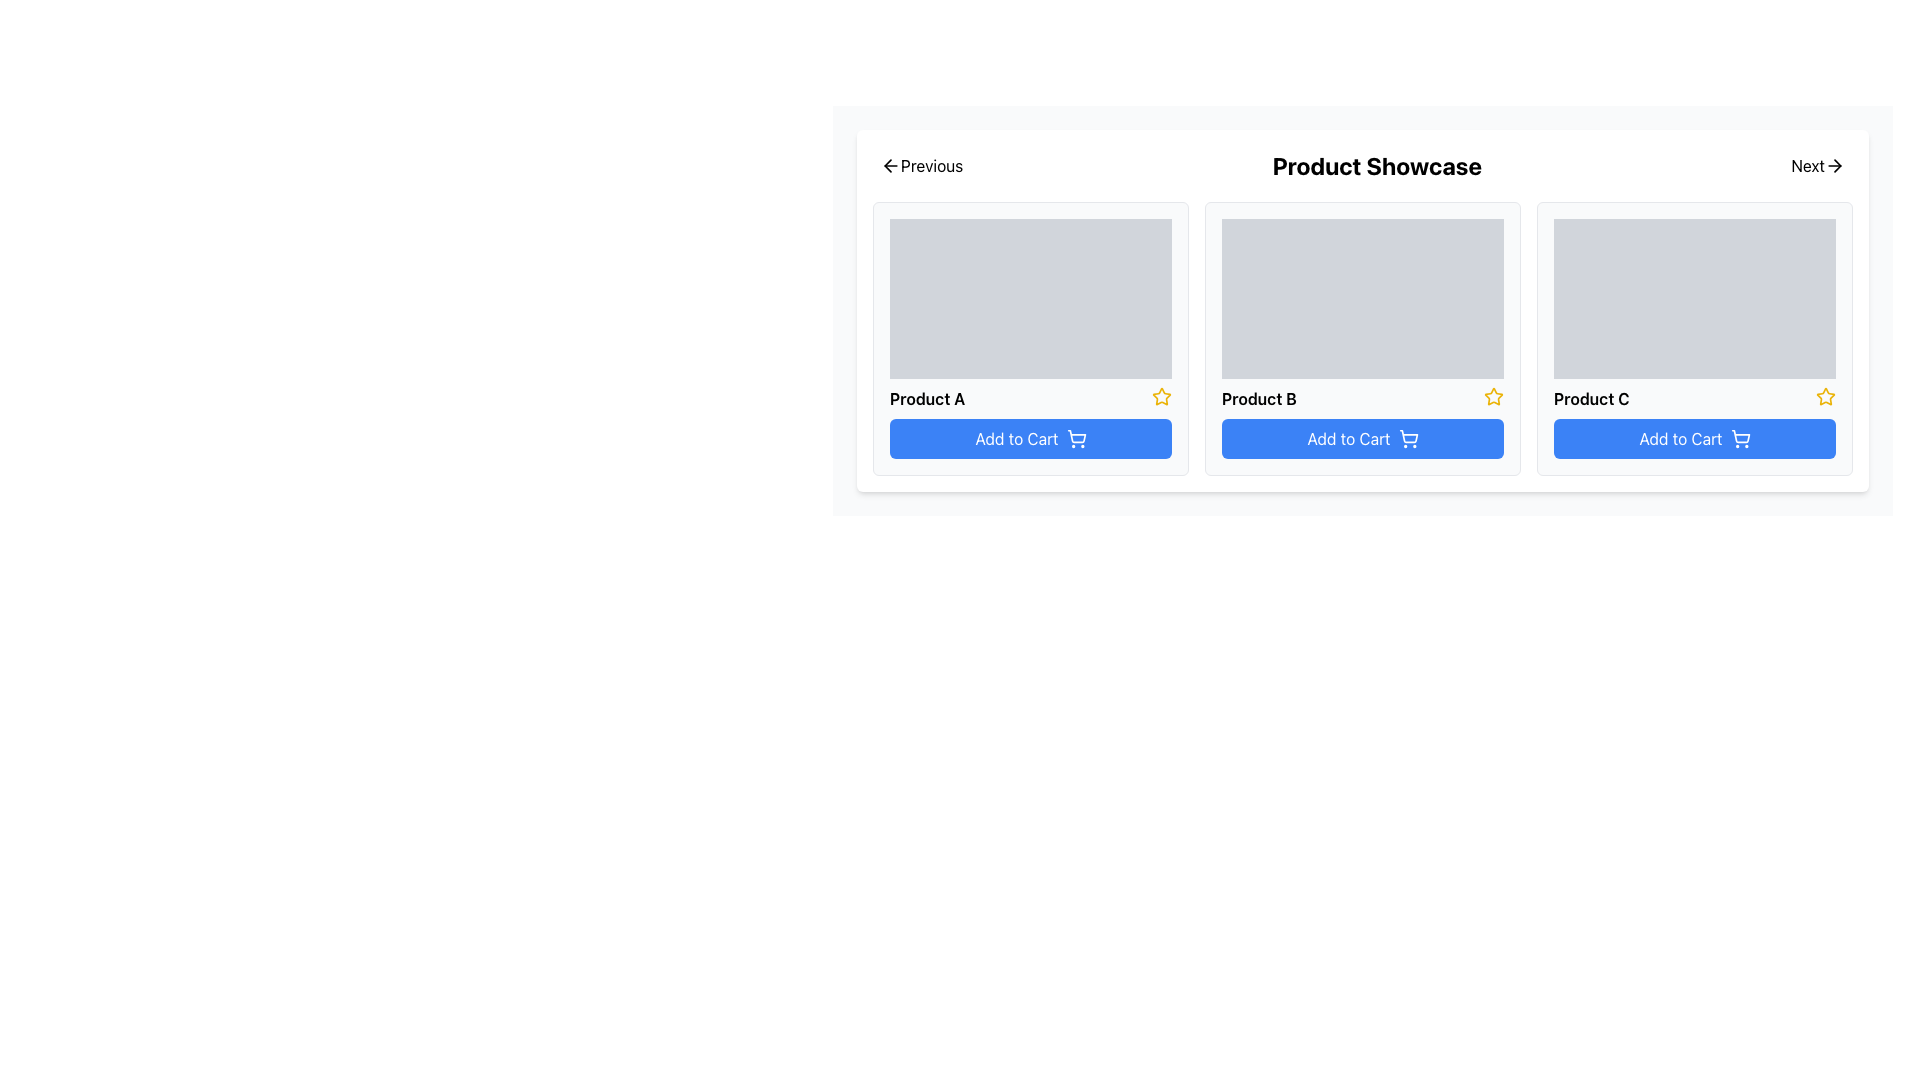 This screenshot has height=1080, width=1920. Describe the element at coordinates (1739, 438) in the screenshot. I see `the 'Add to Cart' icon located on the right side of the button text for 'Product C'` at that location.